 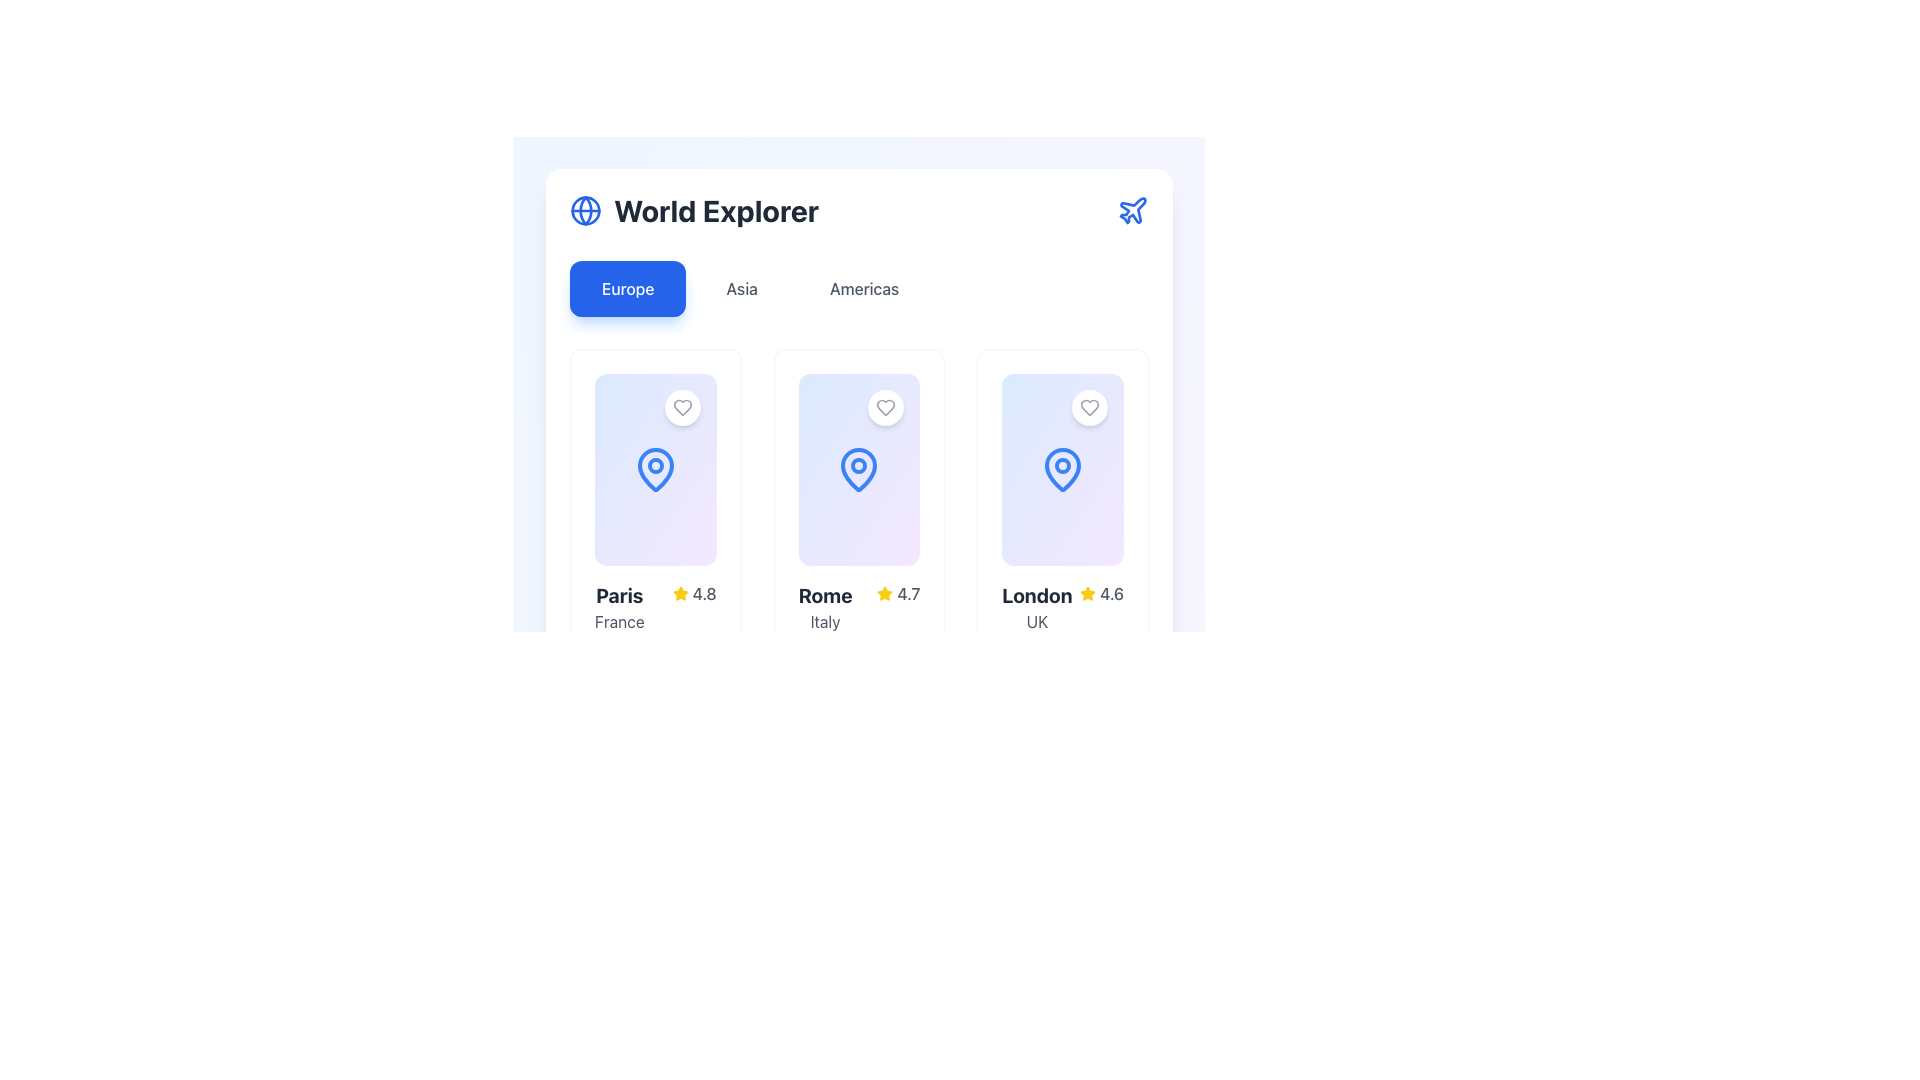 I want to click on the text label displaying 'UK' in gray font located in the third card under the 'Europe' tab, beneath the city label 'London', so click(x=1037, y=620).